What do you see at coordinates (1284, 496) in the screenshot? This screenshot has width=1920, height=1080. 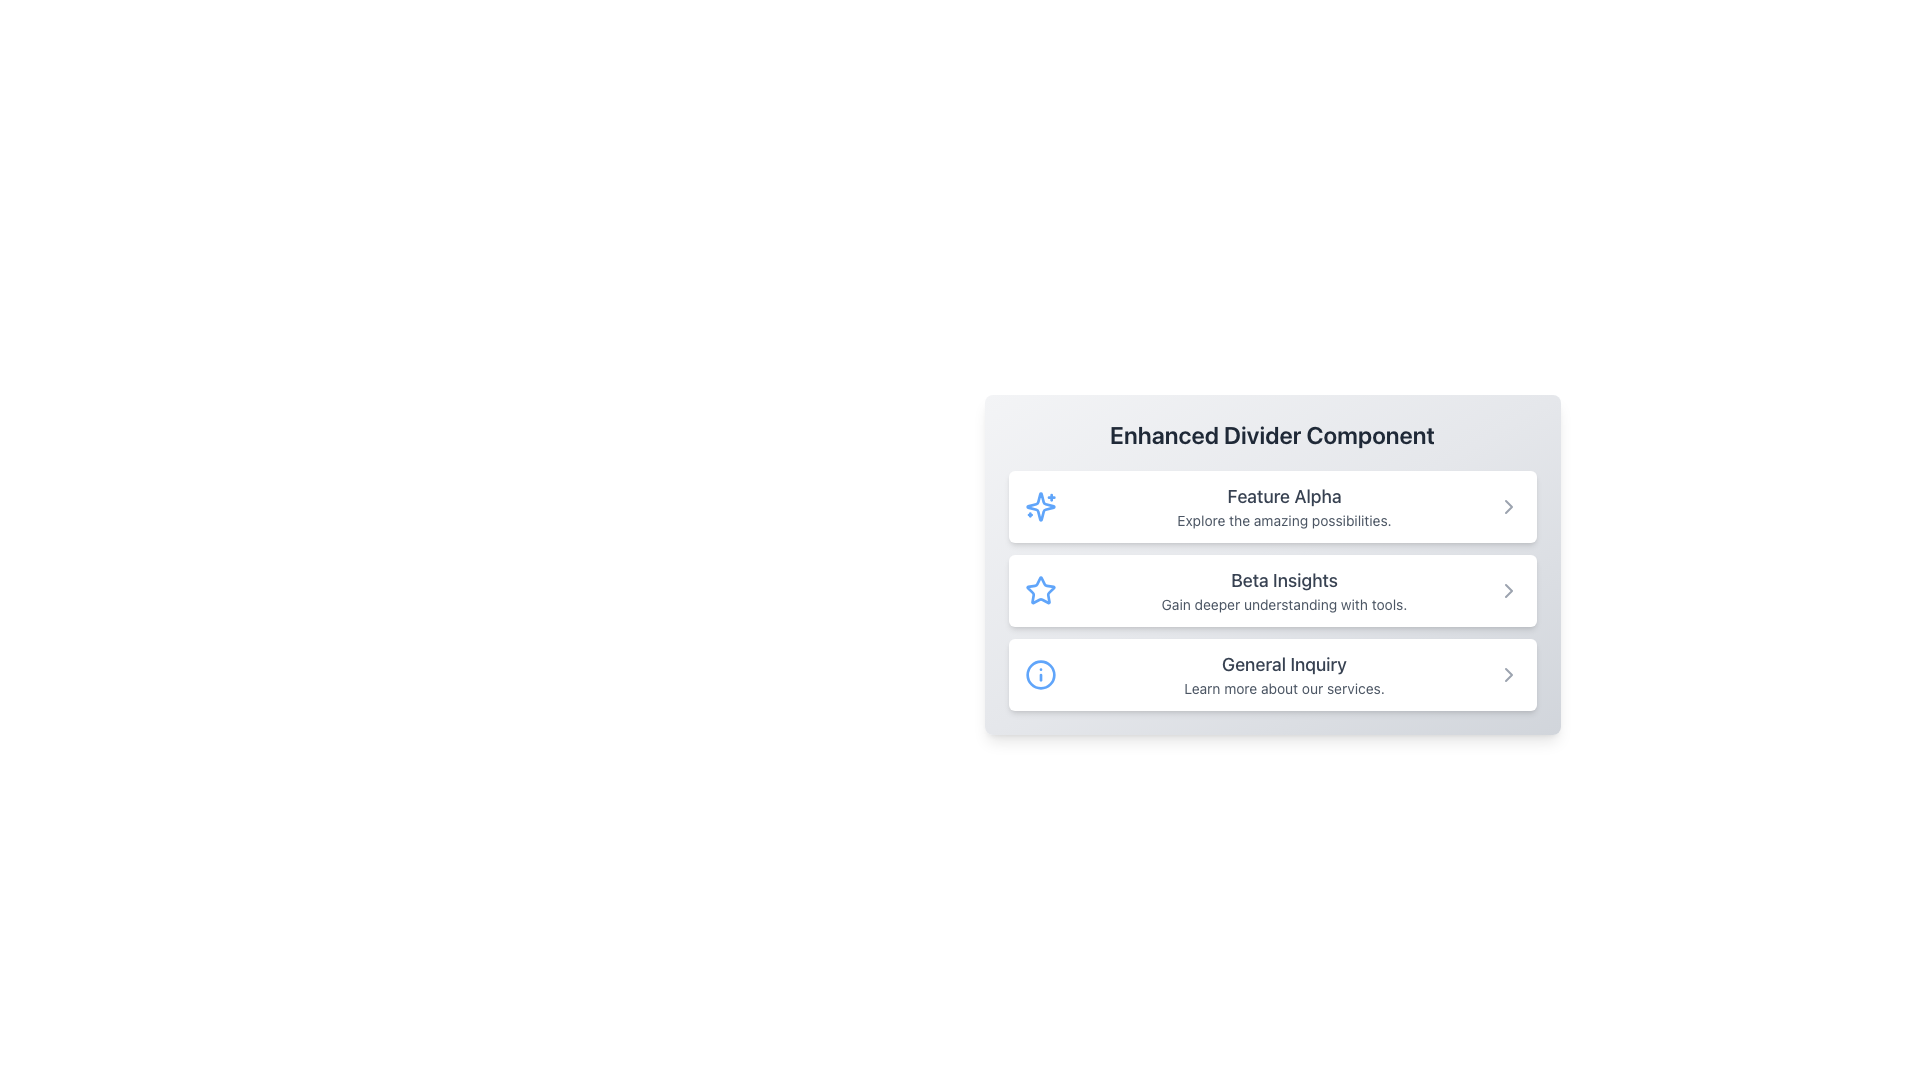 I see `the Text Label titled 'Feature Alpha'` at bounding box center [1284, 496].